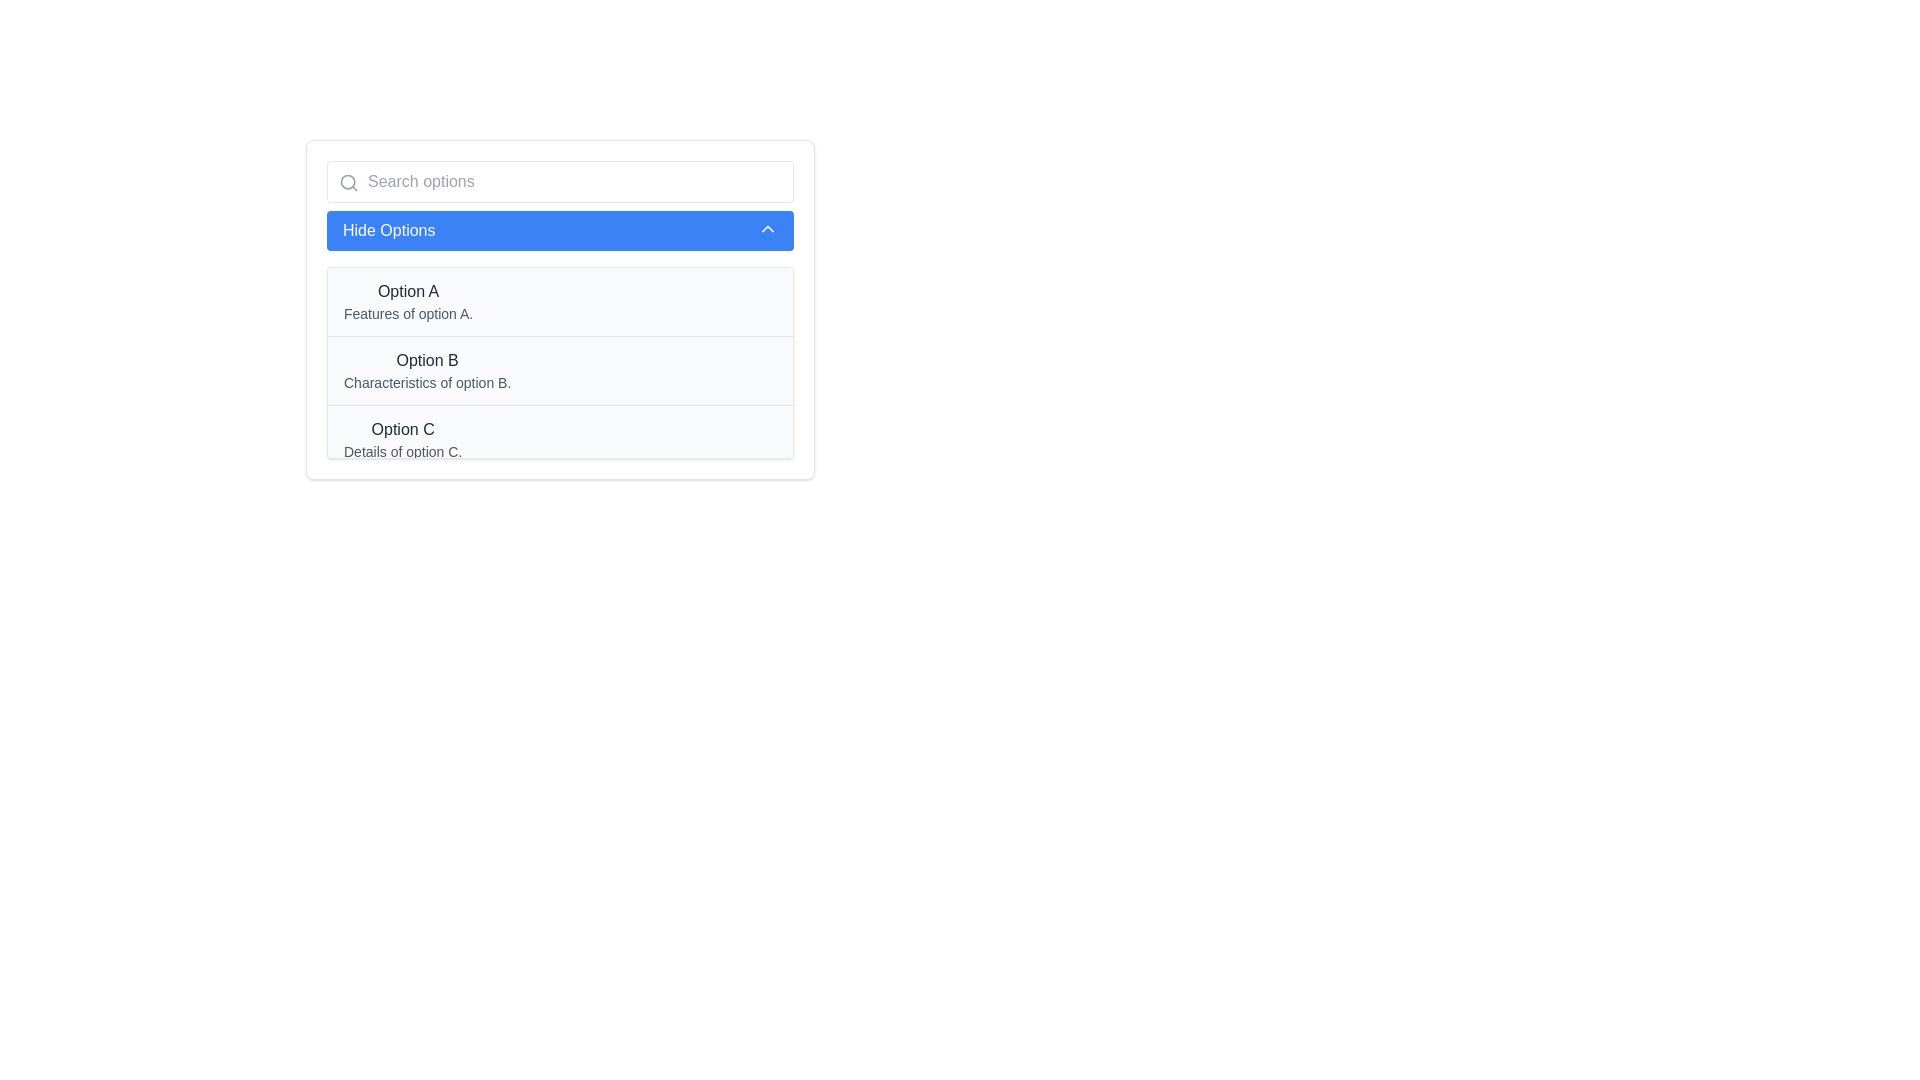  Describe the element at coordinates (407, 301) in the screenshot. I see `the dropdown menu item labeled 'Option A'` at that location.